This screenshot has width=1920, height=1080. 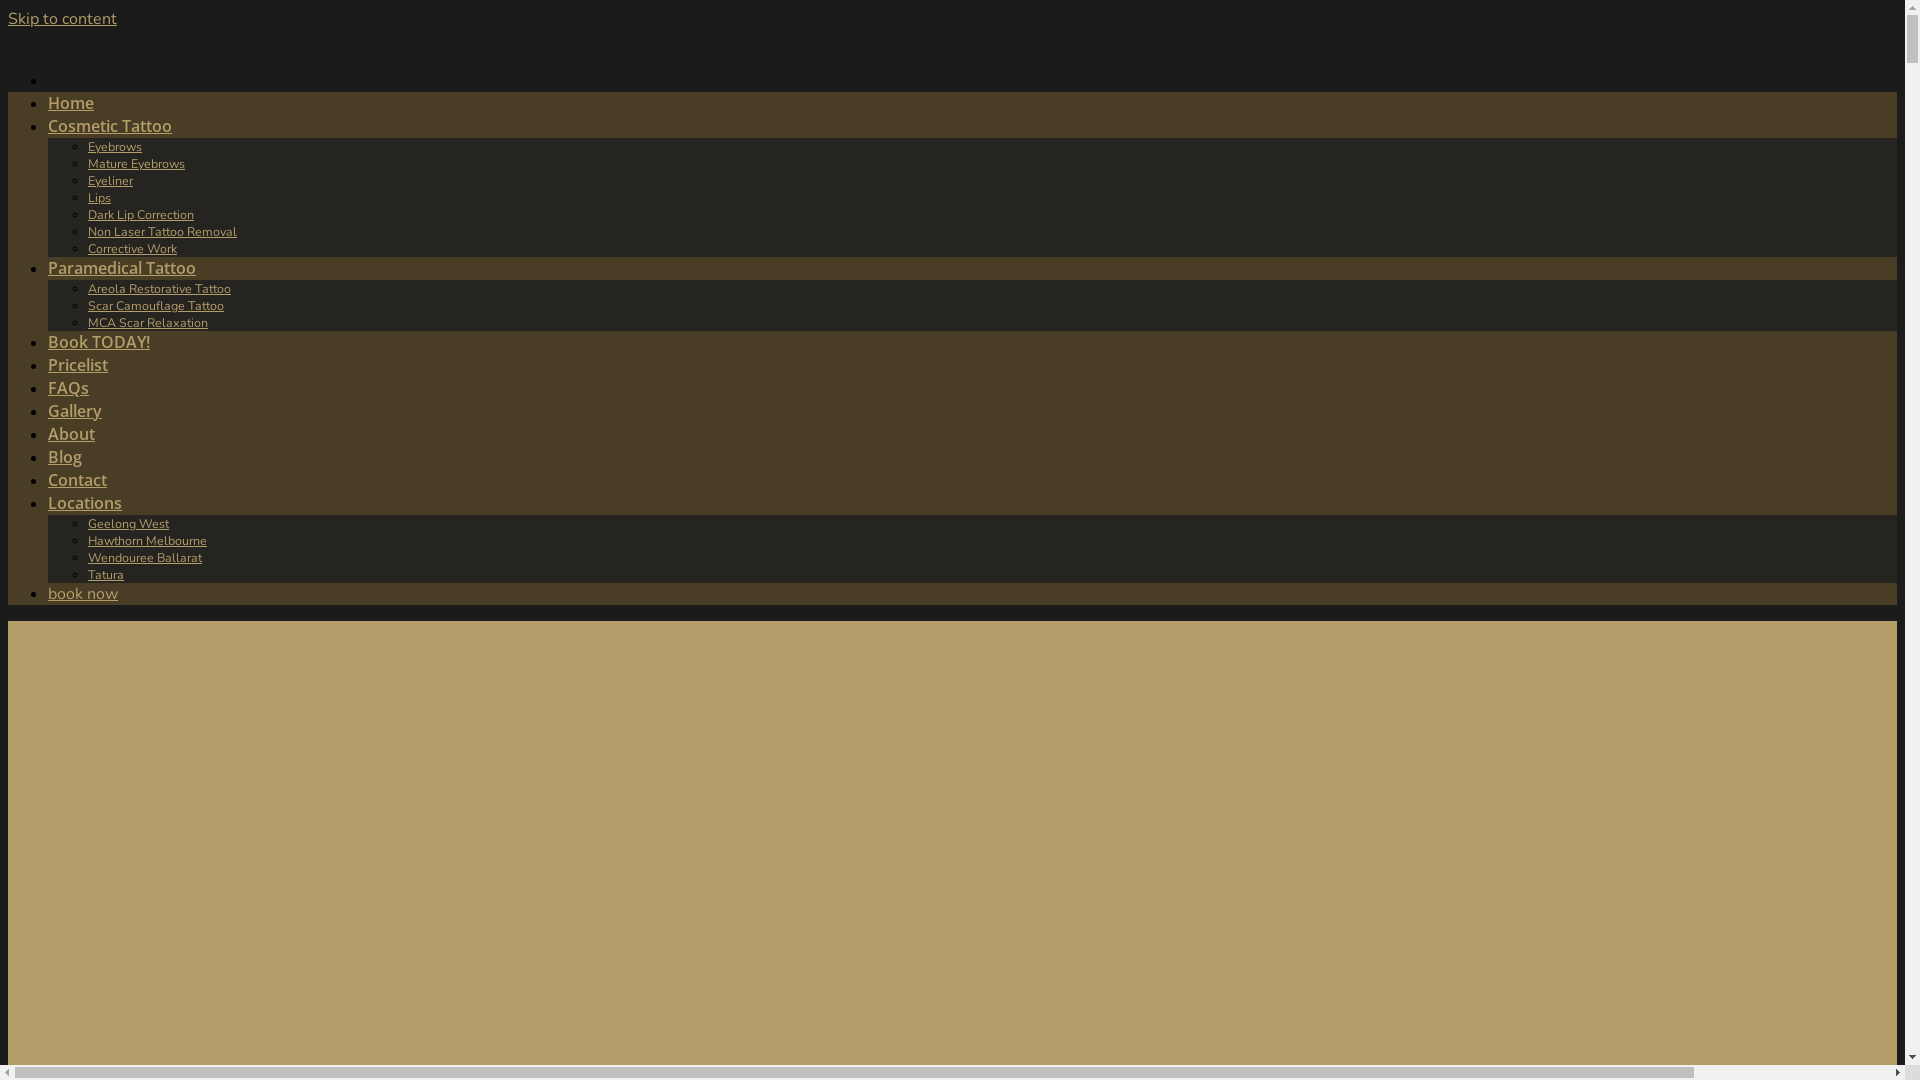 I want to click on 'Non Laser Tattoo Removal', so click(x=162, y=230).